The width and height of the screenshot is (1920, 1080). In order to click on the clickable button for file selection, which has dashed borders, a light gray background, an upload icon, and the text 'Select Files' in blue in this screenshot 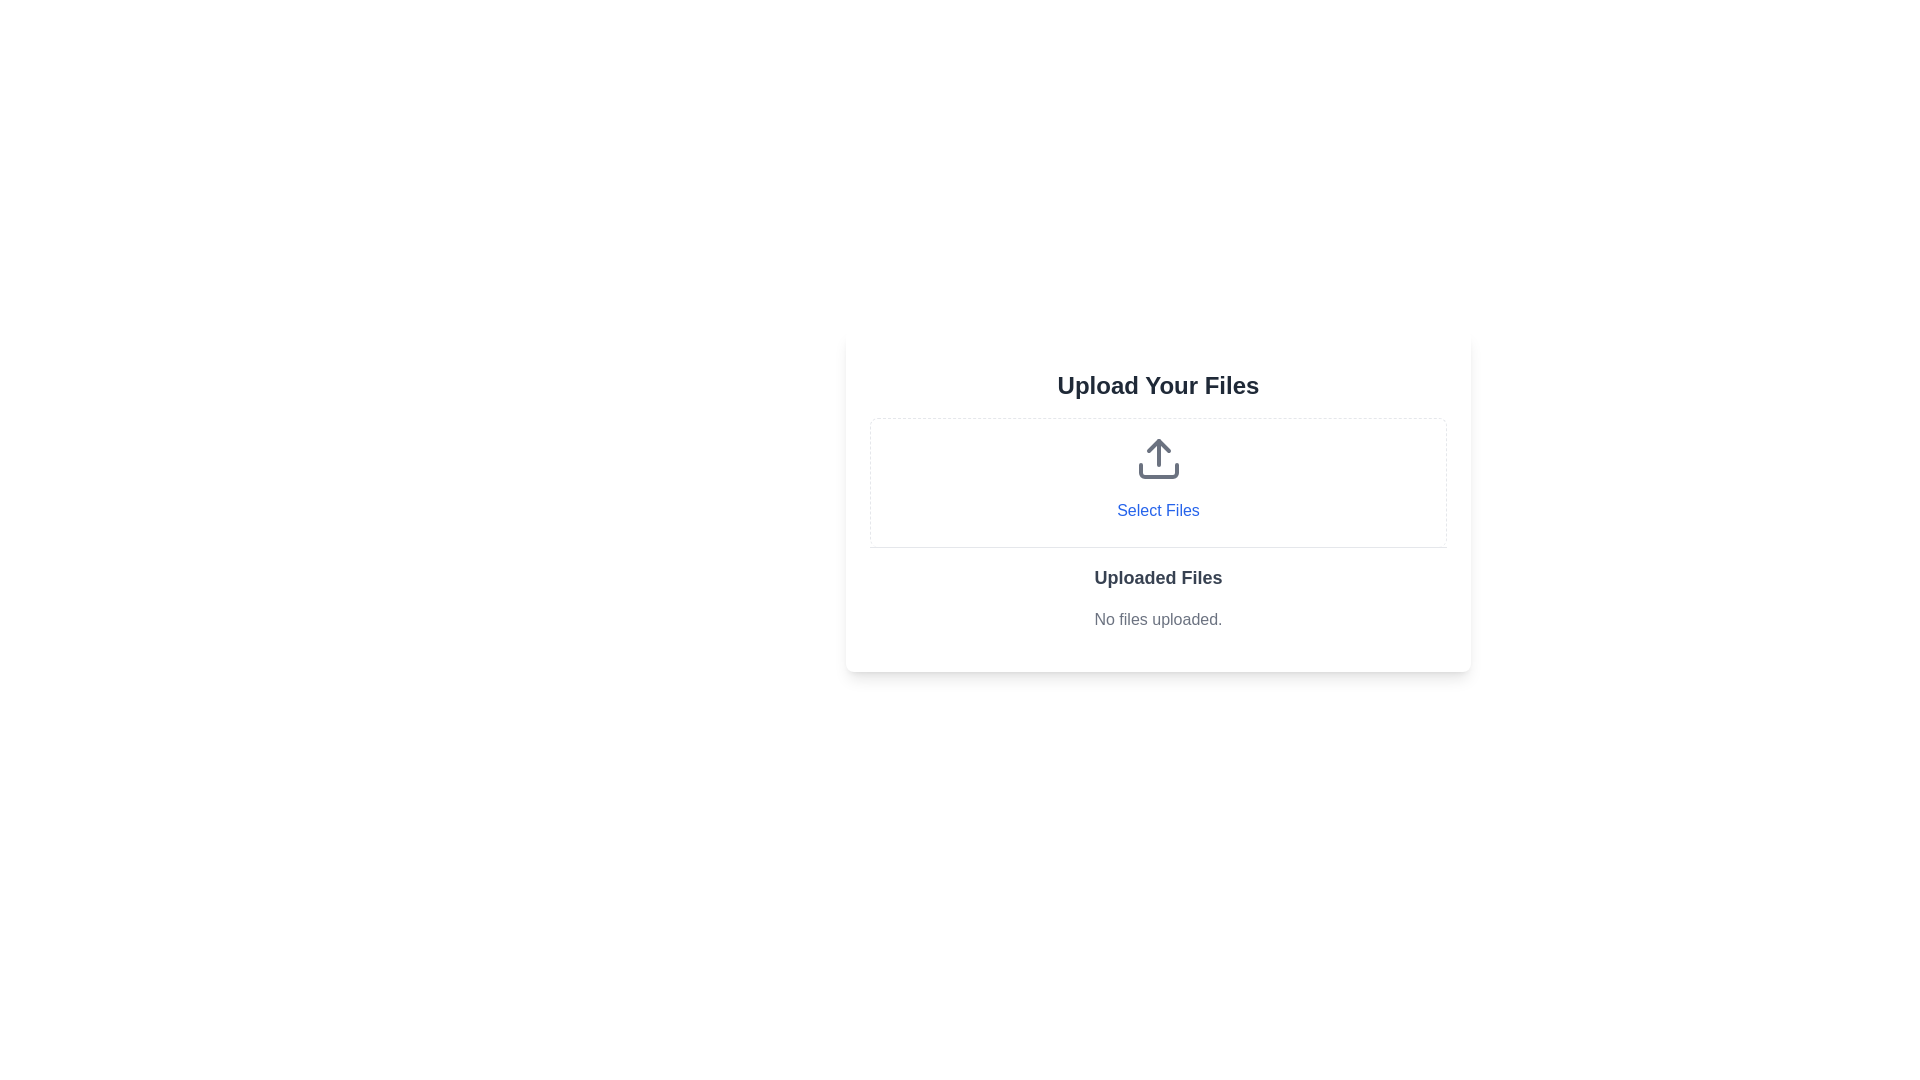, I will do `click(1158, 482)`.